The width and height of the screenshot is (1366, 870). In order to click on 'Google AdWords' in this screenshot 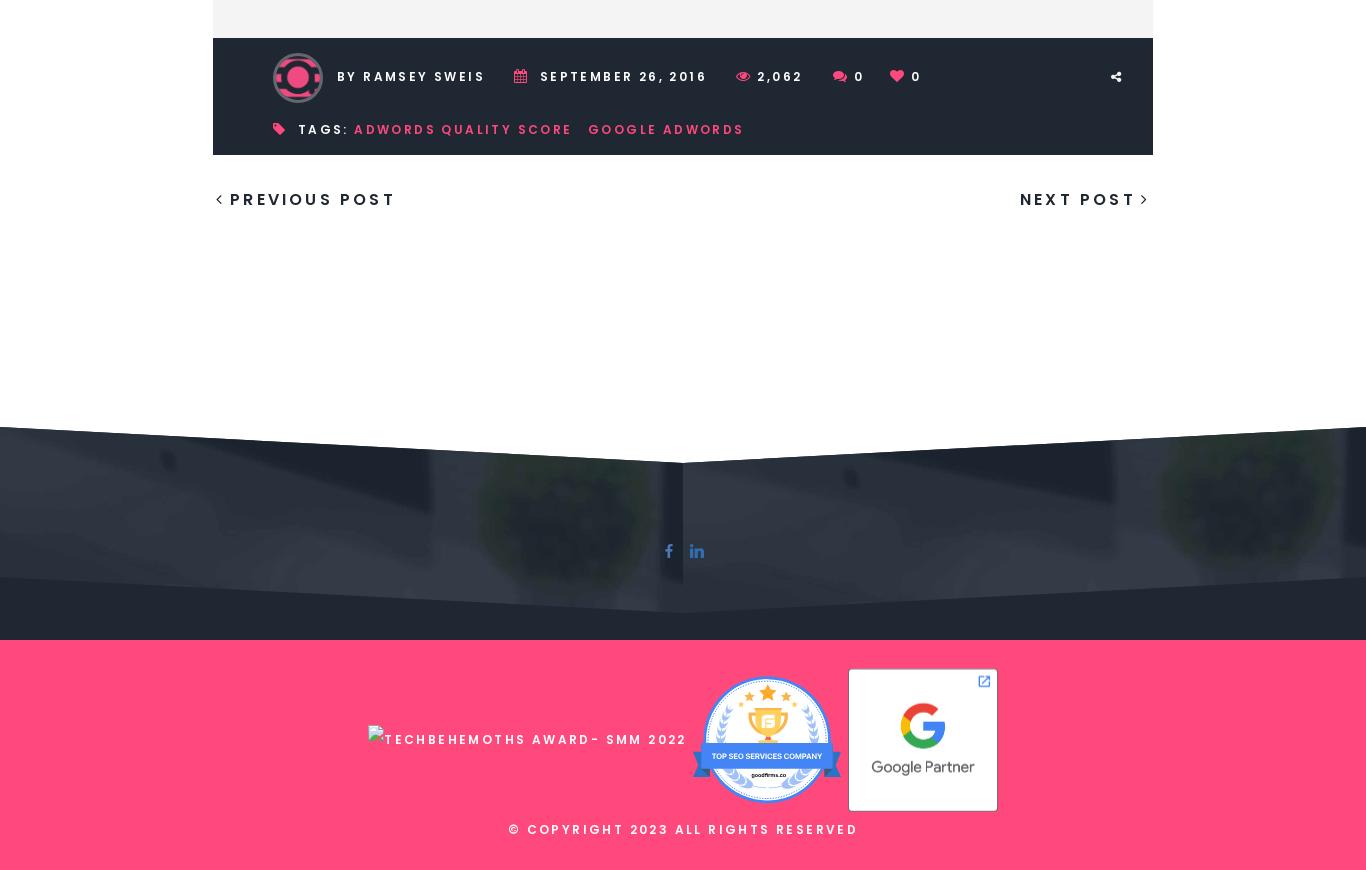, I will do `click(665, 127)`.